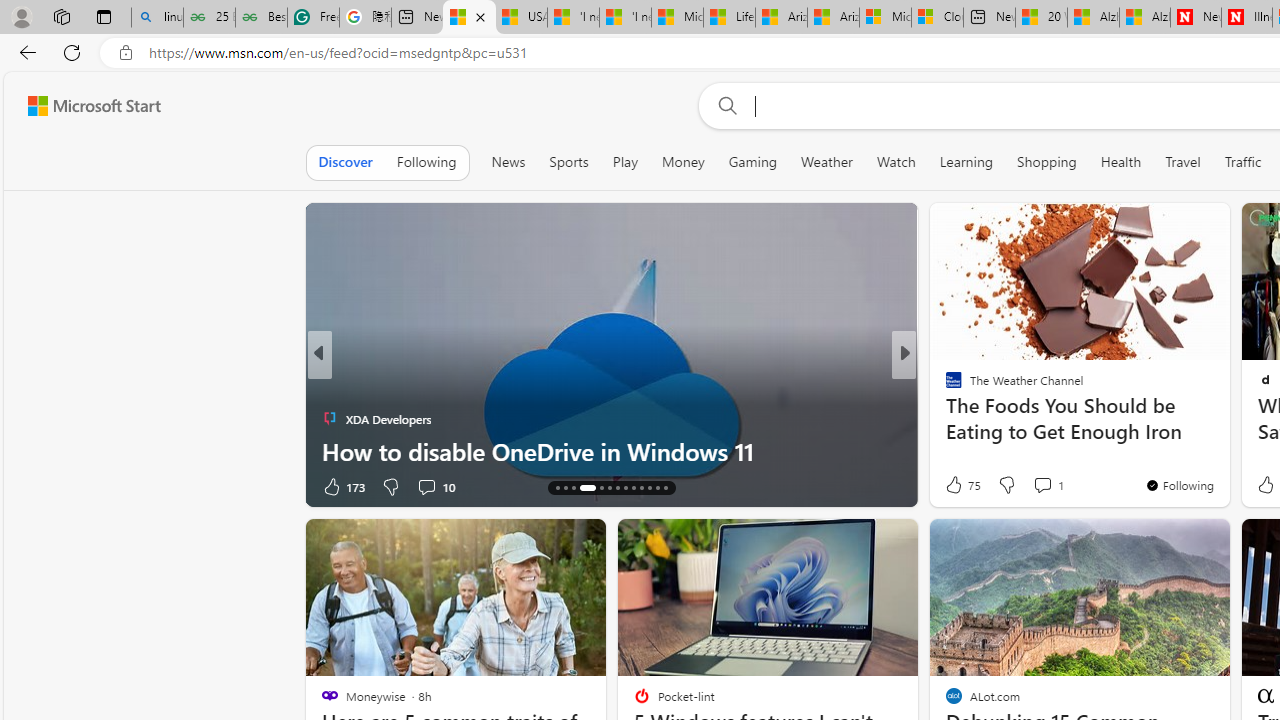 The image size is (1280, 720). Describe the element at coordinates (944, 418) in the screenshot. I see `'Eat This, Not That!'` at that location.